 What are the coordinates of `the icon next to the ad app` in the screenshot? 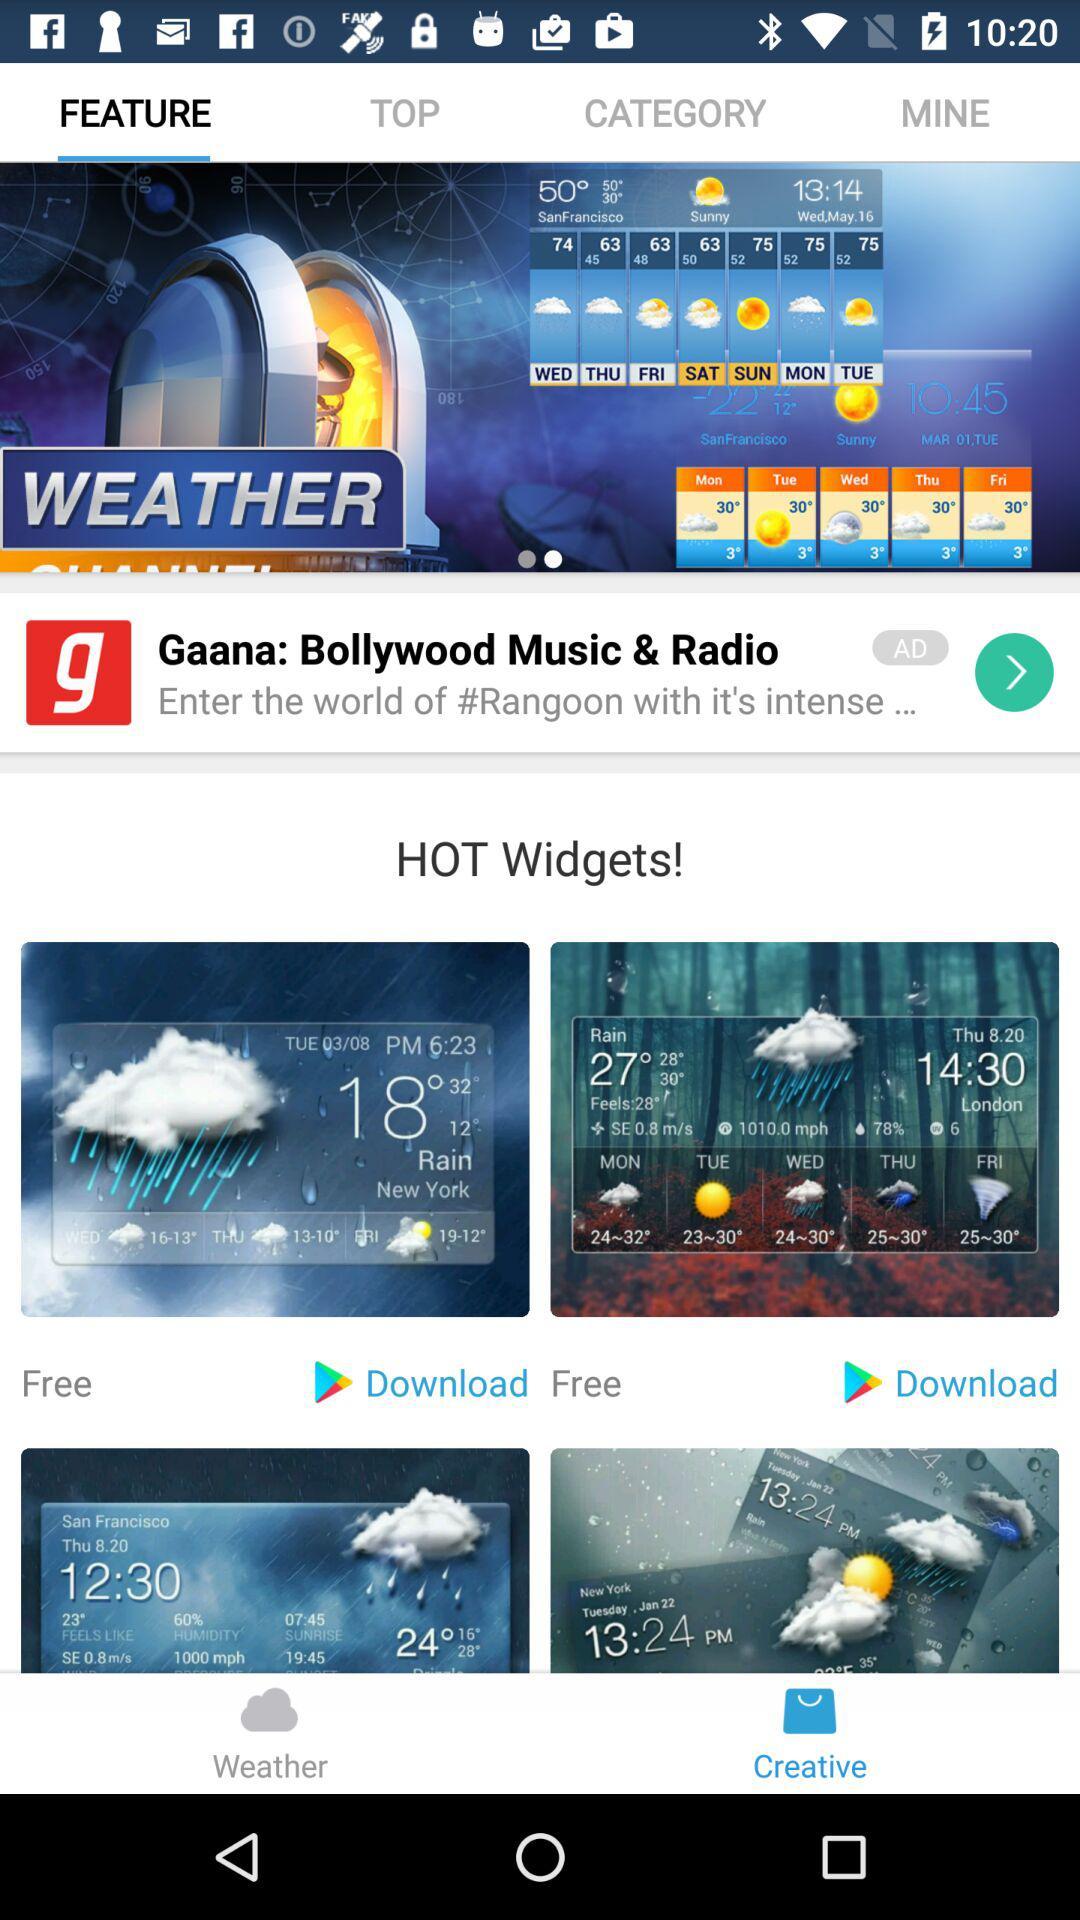 It's located at (500, 648).